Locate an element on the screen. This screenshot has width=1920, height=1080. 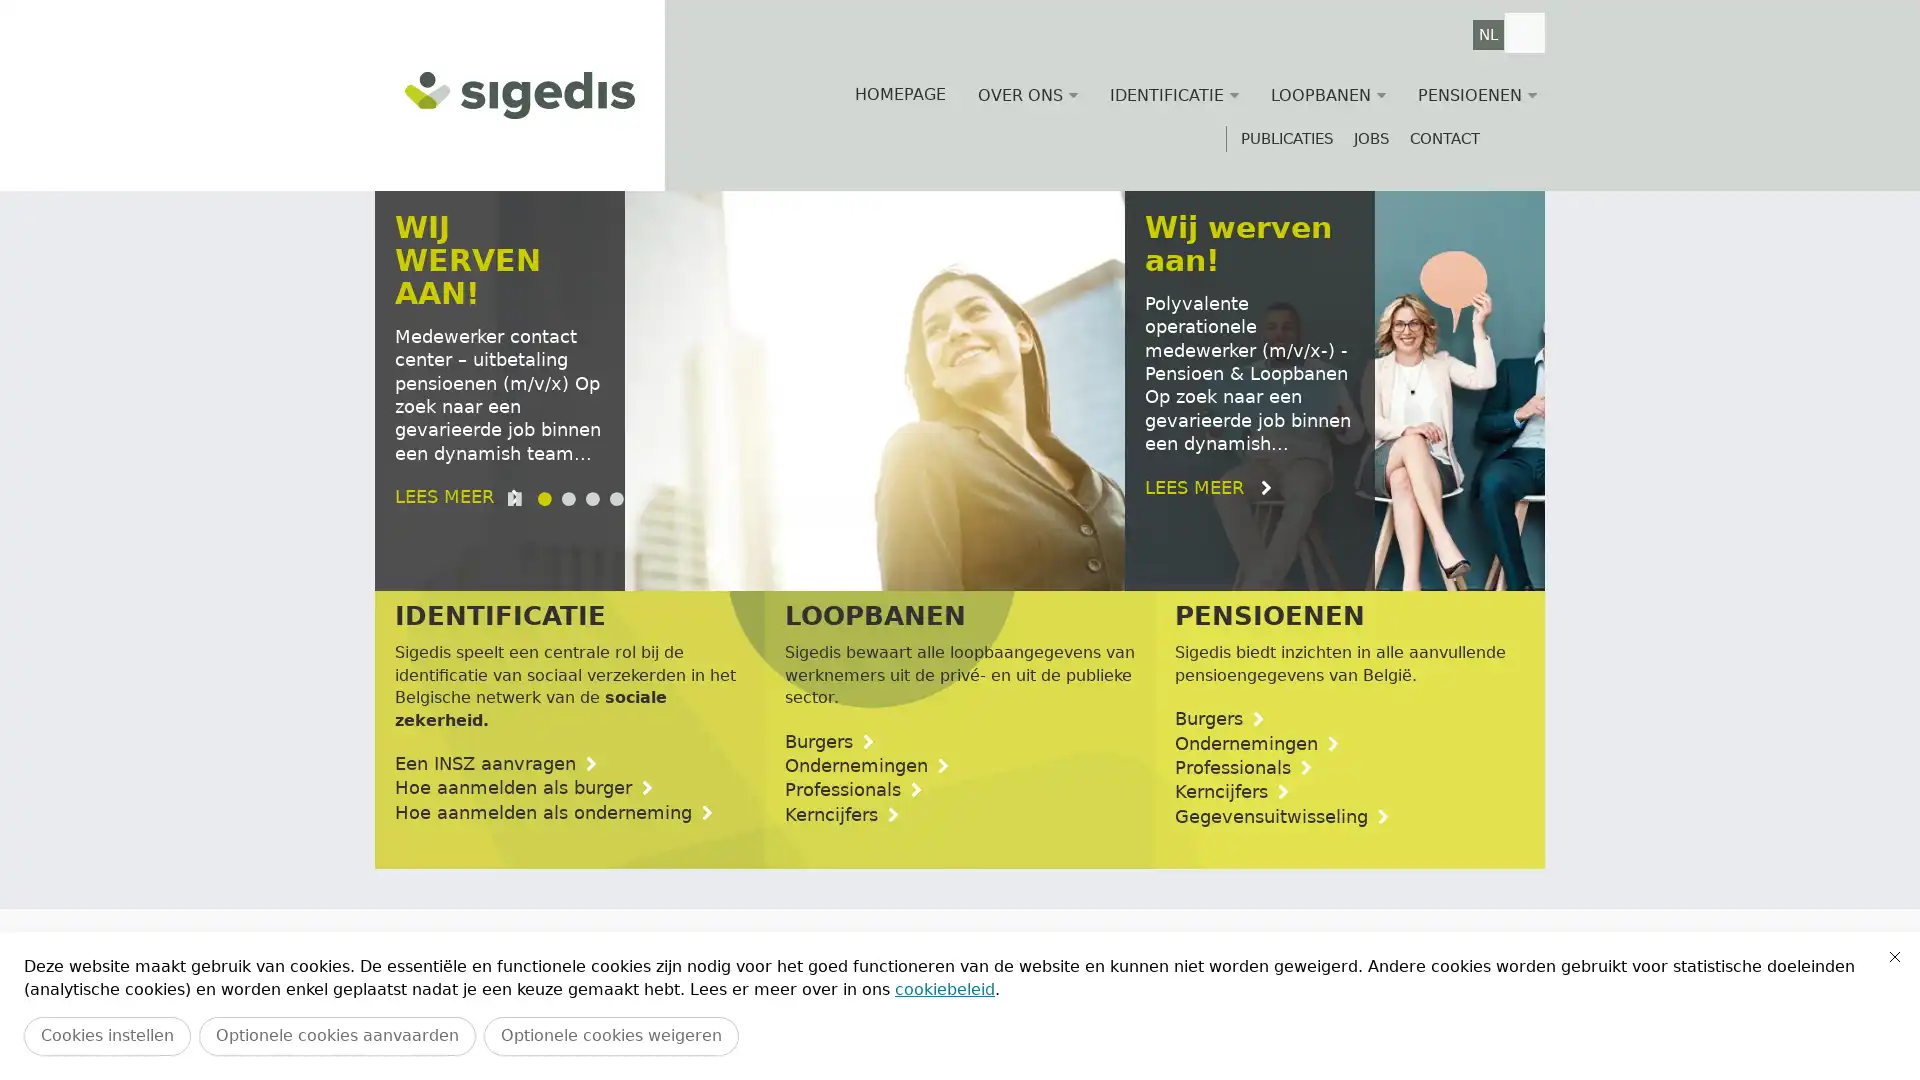
Next is located at coordinates (1494, 1018).